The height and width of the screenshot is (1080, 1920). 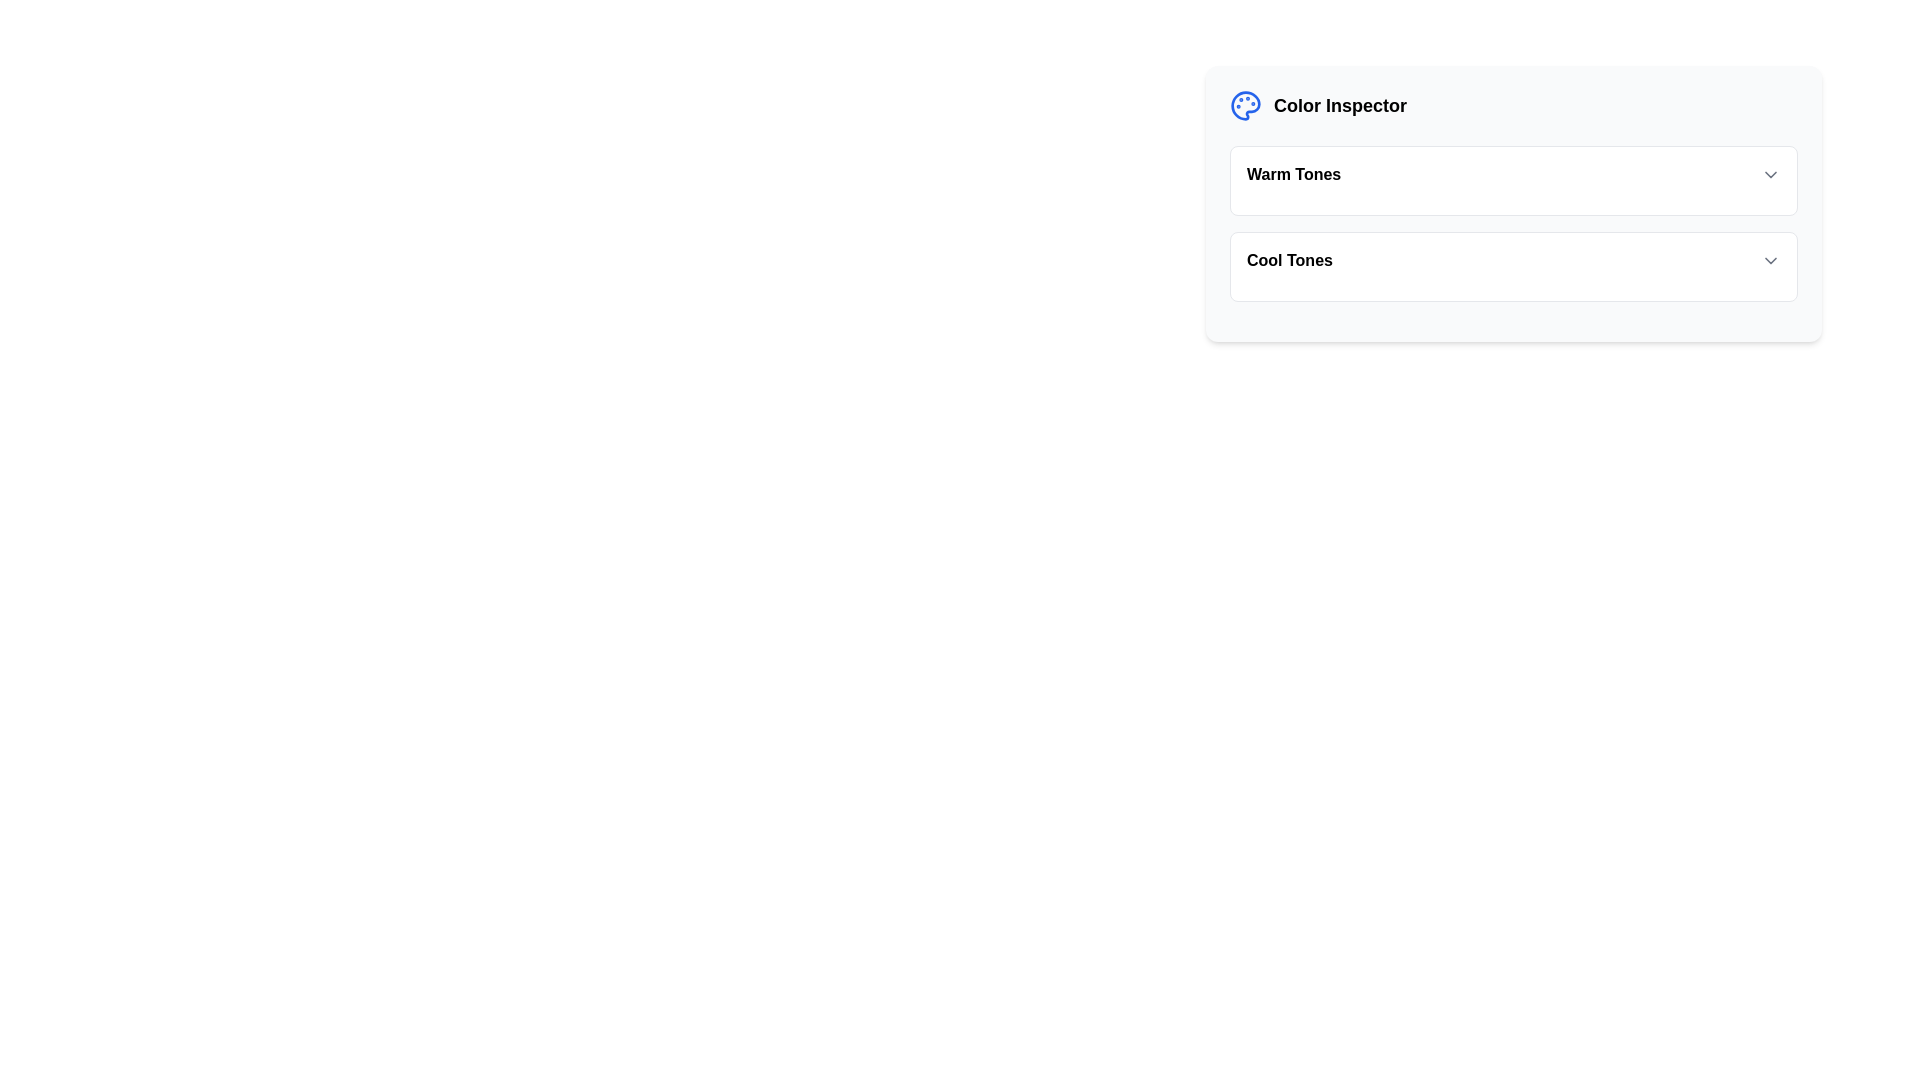 I want to click on the chevron icon button that toggles visibility for additional options related to 'Cool Tones', so click(x=1771, y=260).